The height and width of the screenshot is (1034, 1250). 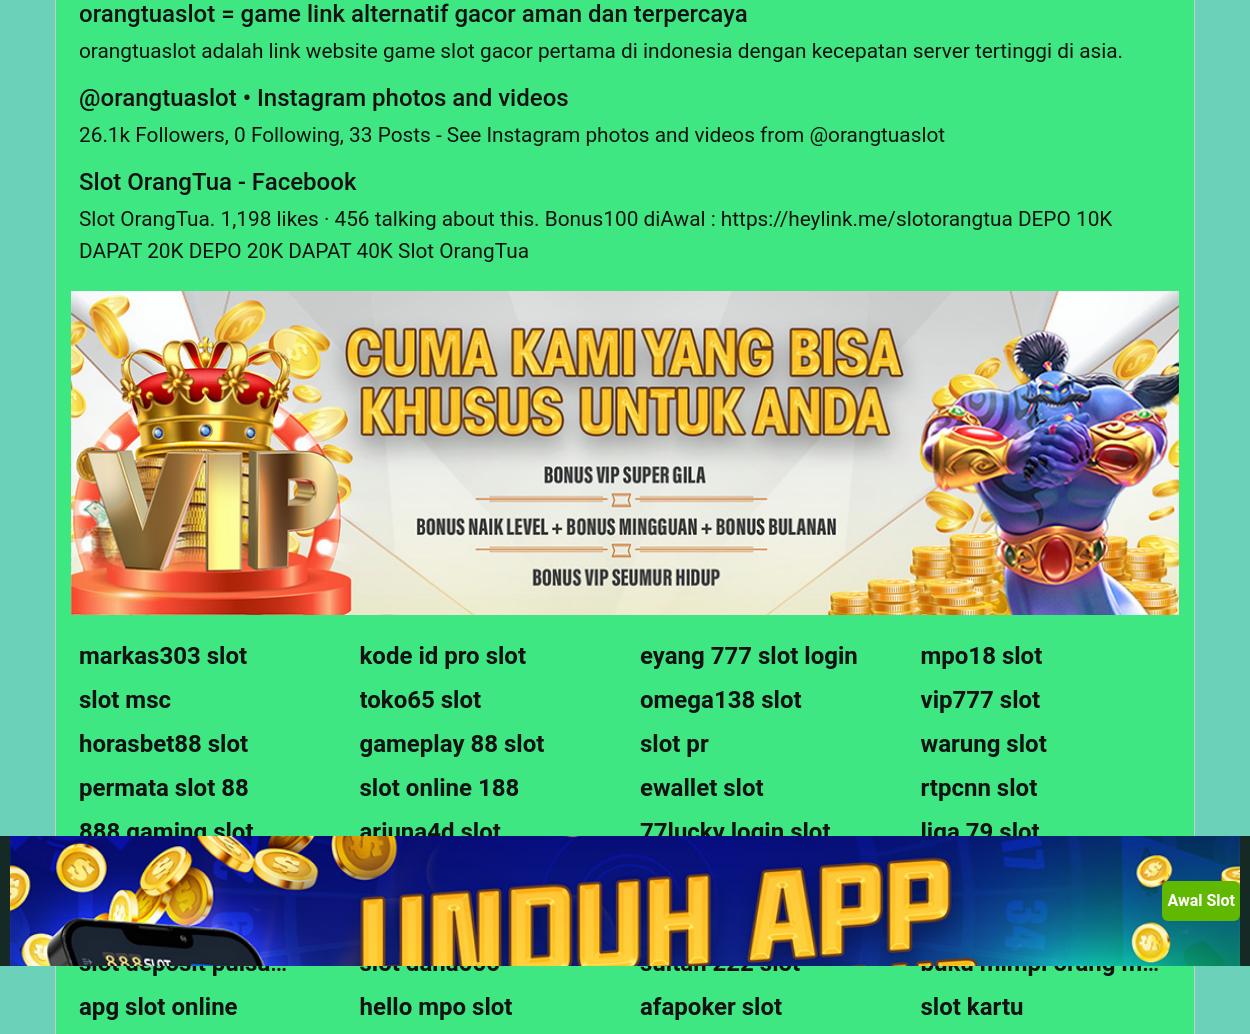 I want to click on 'rtpcnn slot', so click(x=920, y=785).